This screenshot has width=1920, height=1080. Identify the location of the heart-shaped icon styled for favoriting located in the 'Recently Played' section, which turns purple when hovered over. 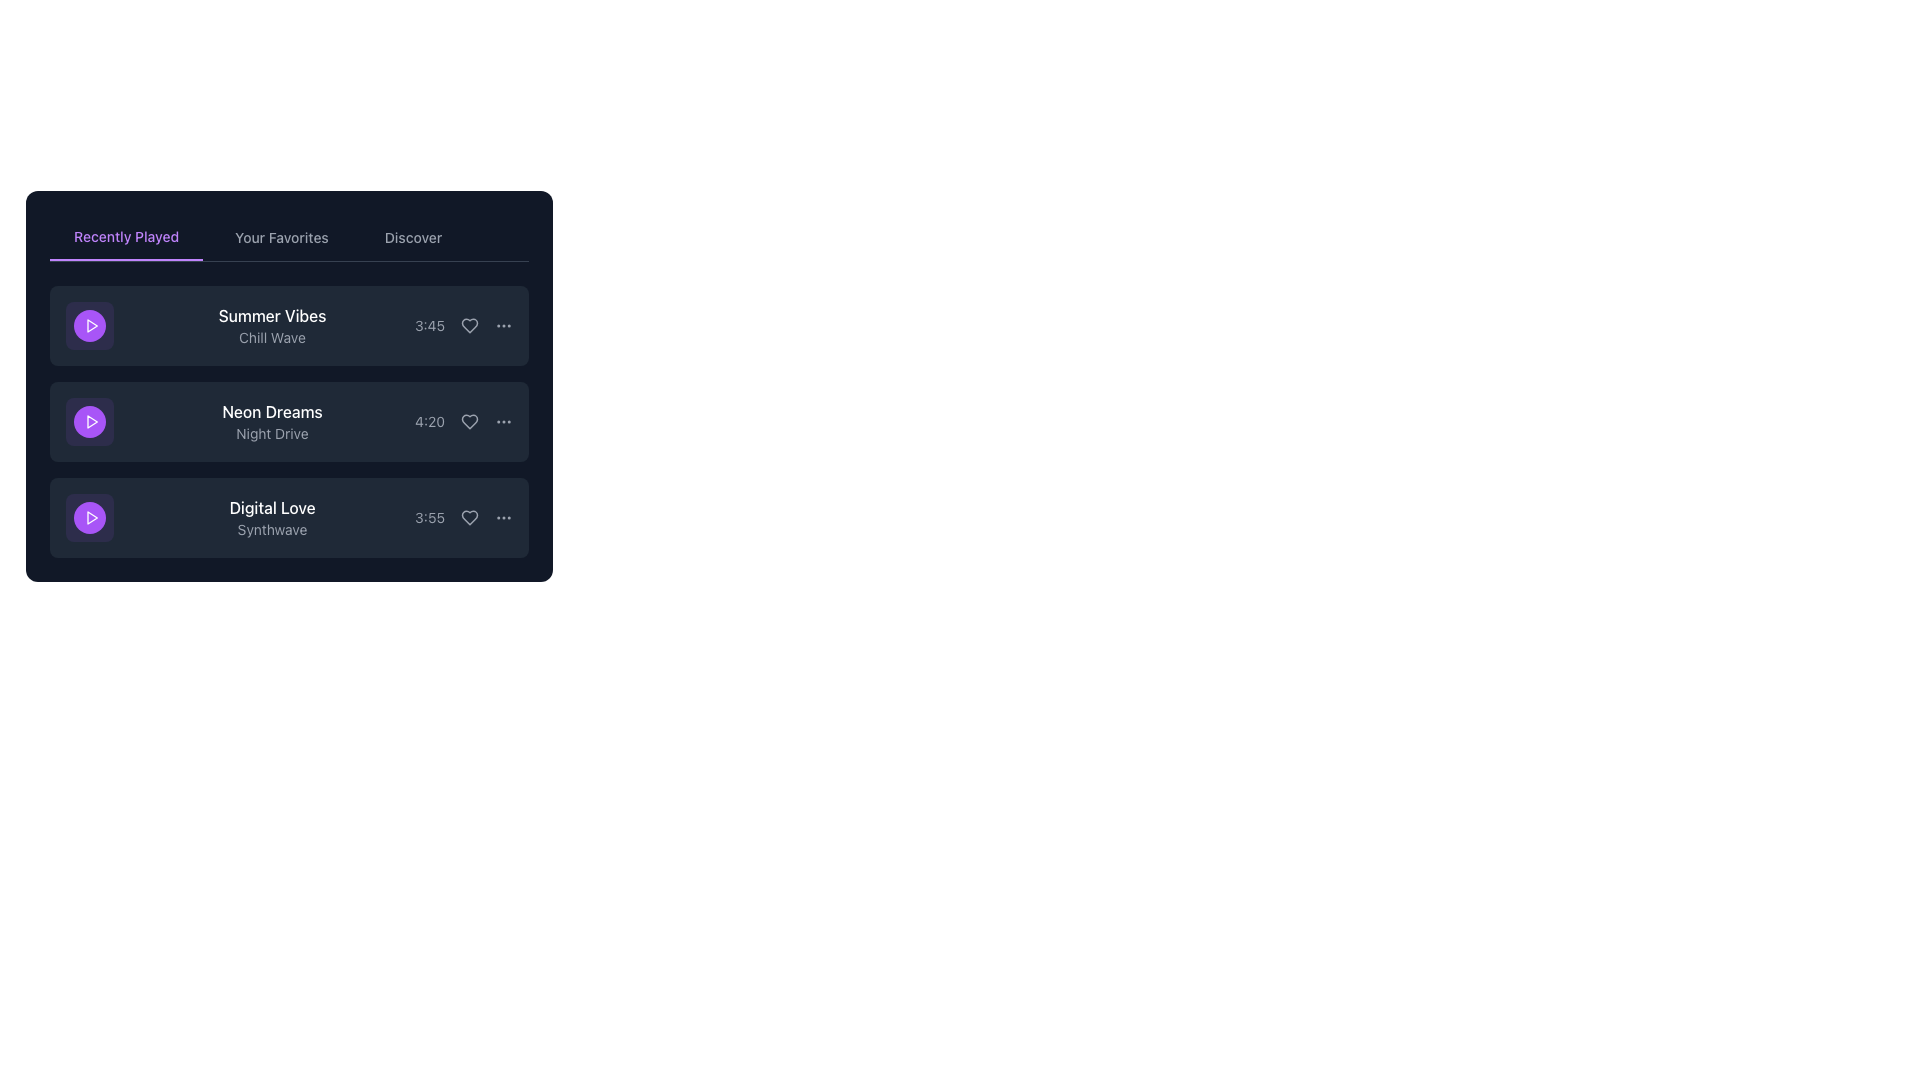
(469, 325).